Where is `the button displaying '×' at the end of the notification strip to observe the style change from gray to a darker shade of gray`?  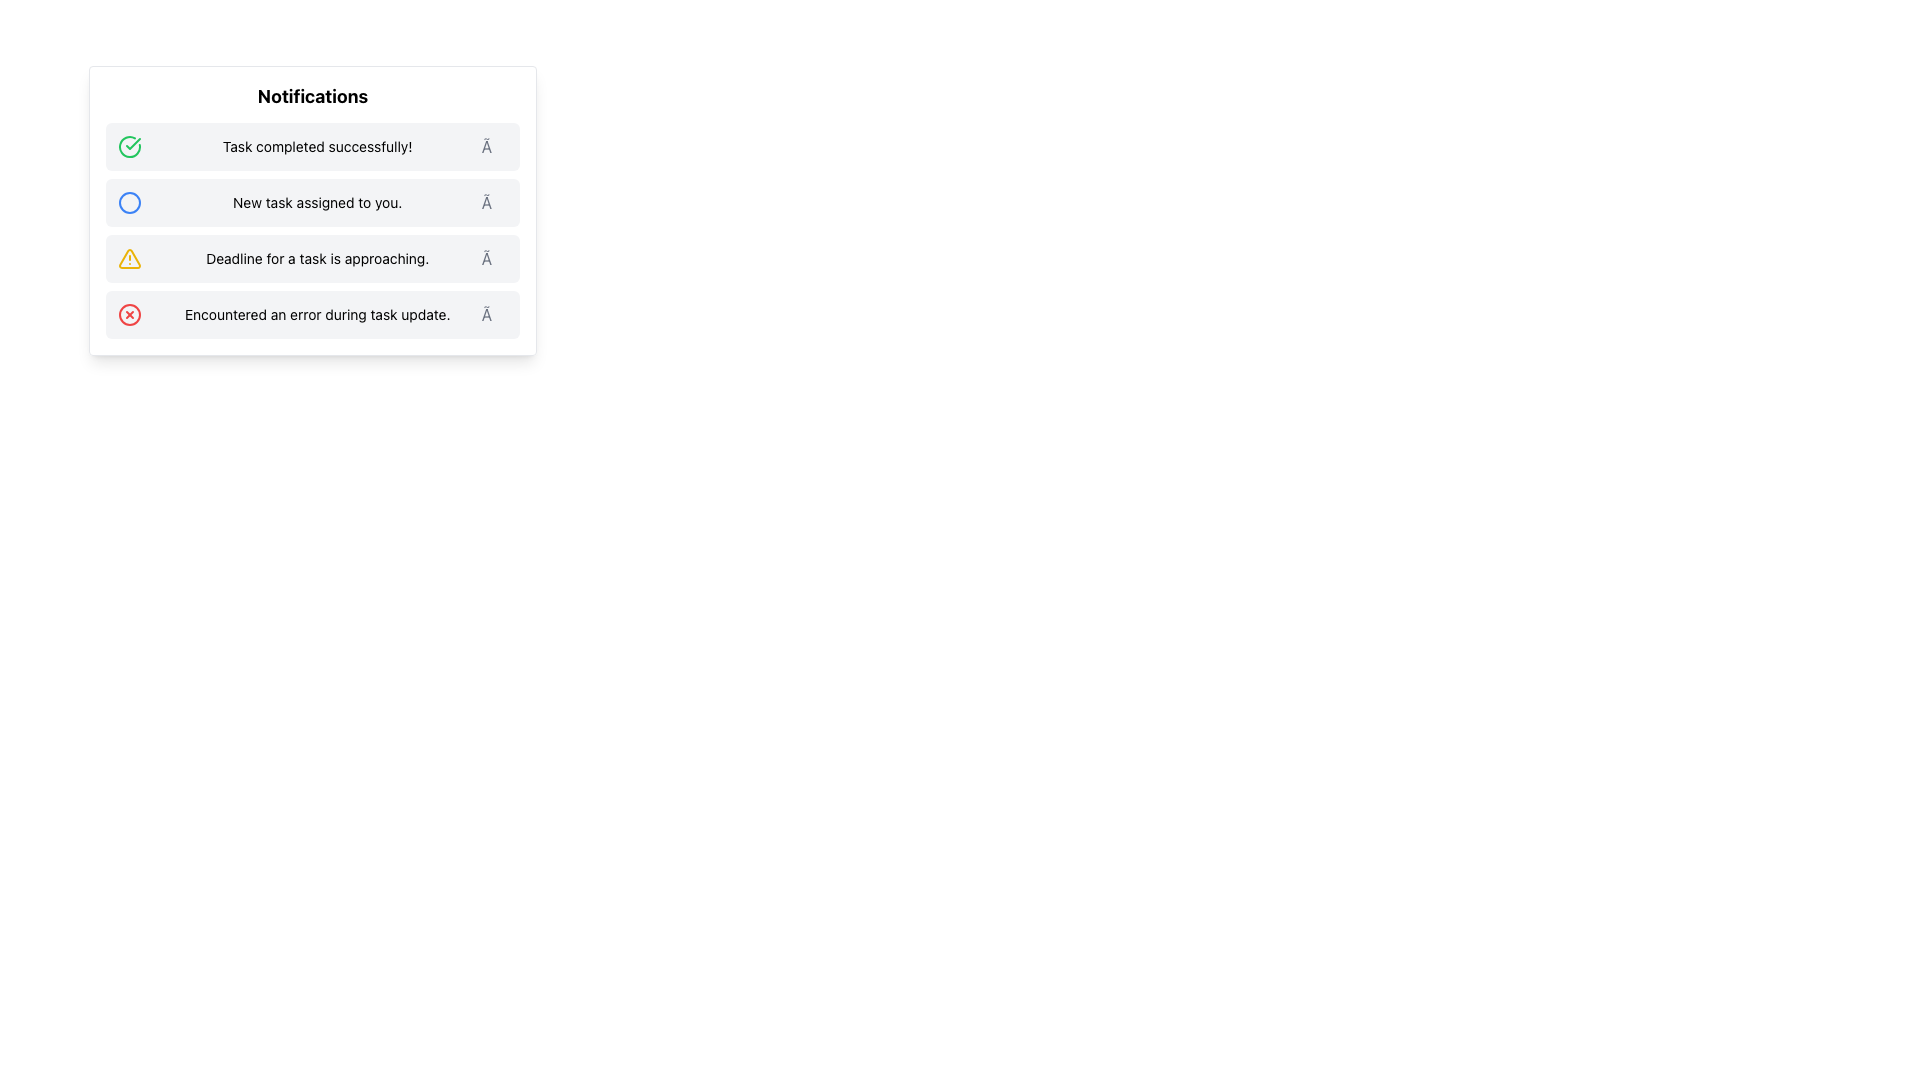 the button displaying '×' at the end of the notification strip to observe the style change from gray to a darker shade of gray is located at coordinates (494, 203).